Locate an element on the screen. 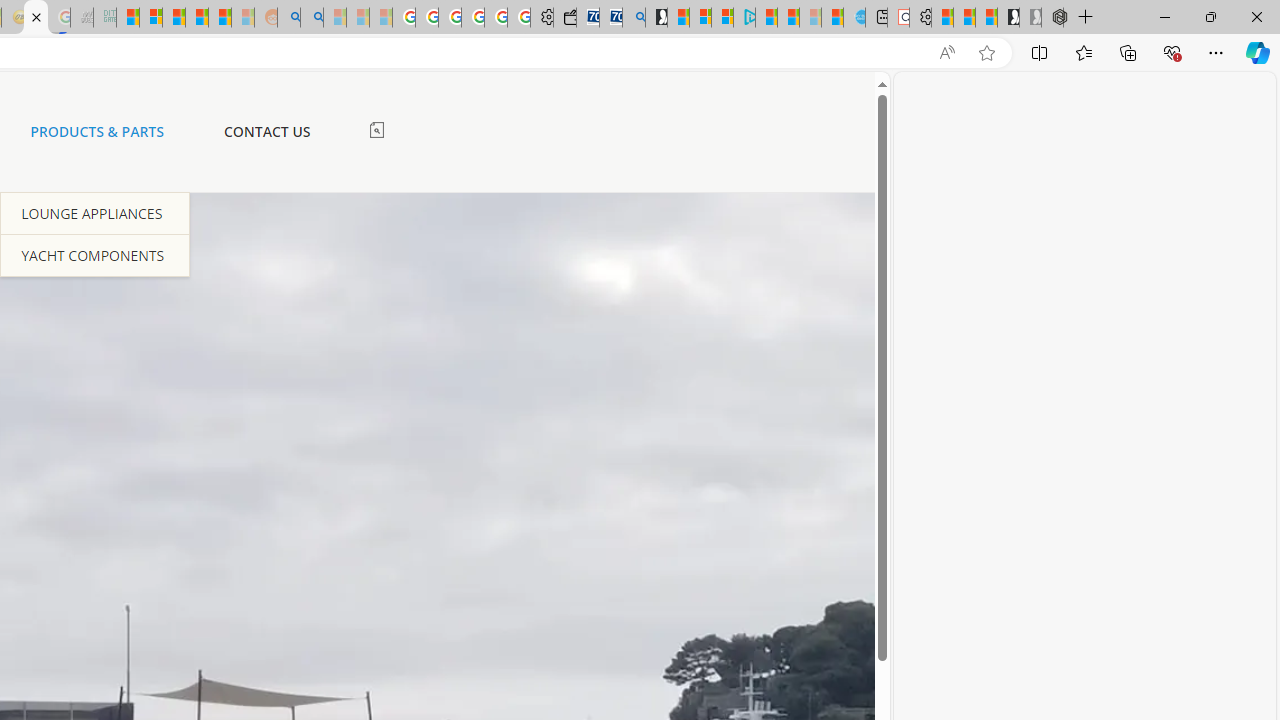  'Cheap Car Rentals - Save70.com' is located at coordinates (610, 17).